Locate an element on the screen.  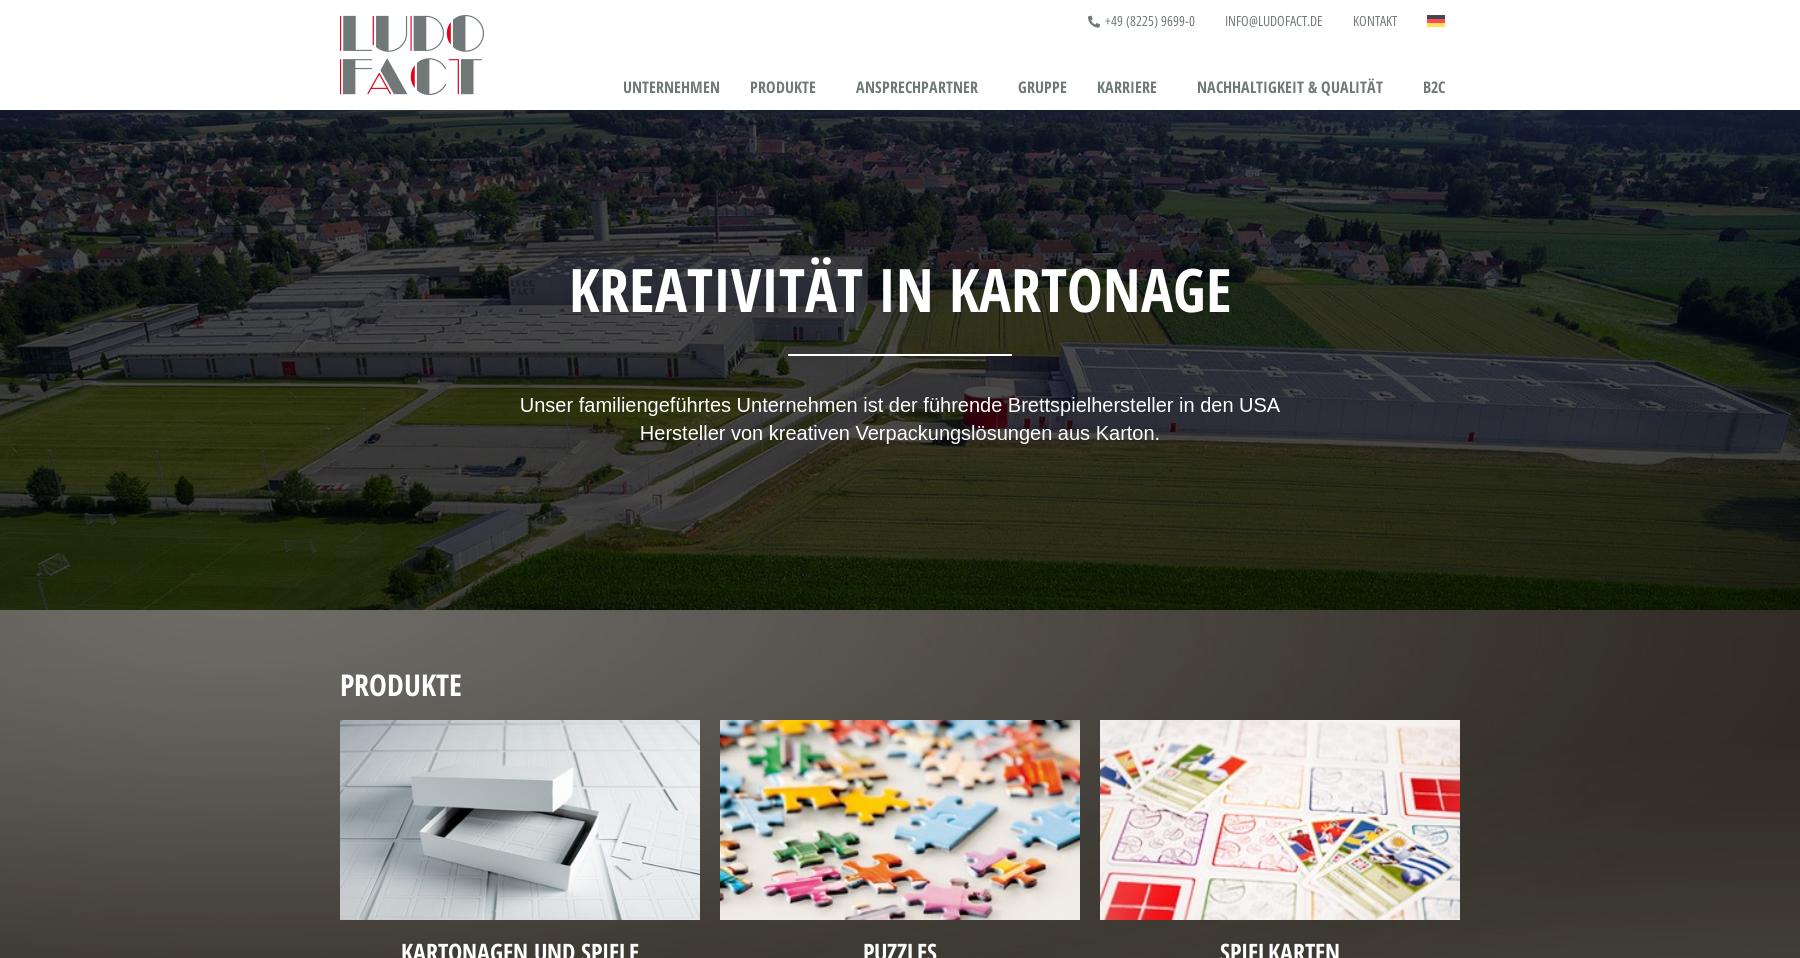
'Ausbildung & Studium' is located at coordinates (1194, 132).